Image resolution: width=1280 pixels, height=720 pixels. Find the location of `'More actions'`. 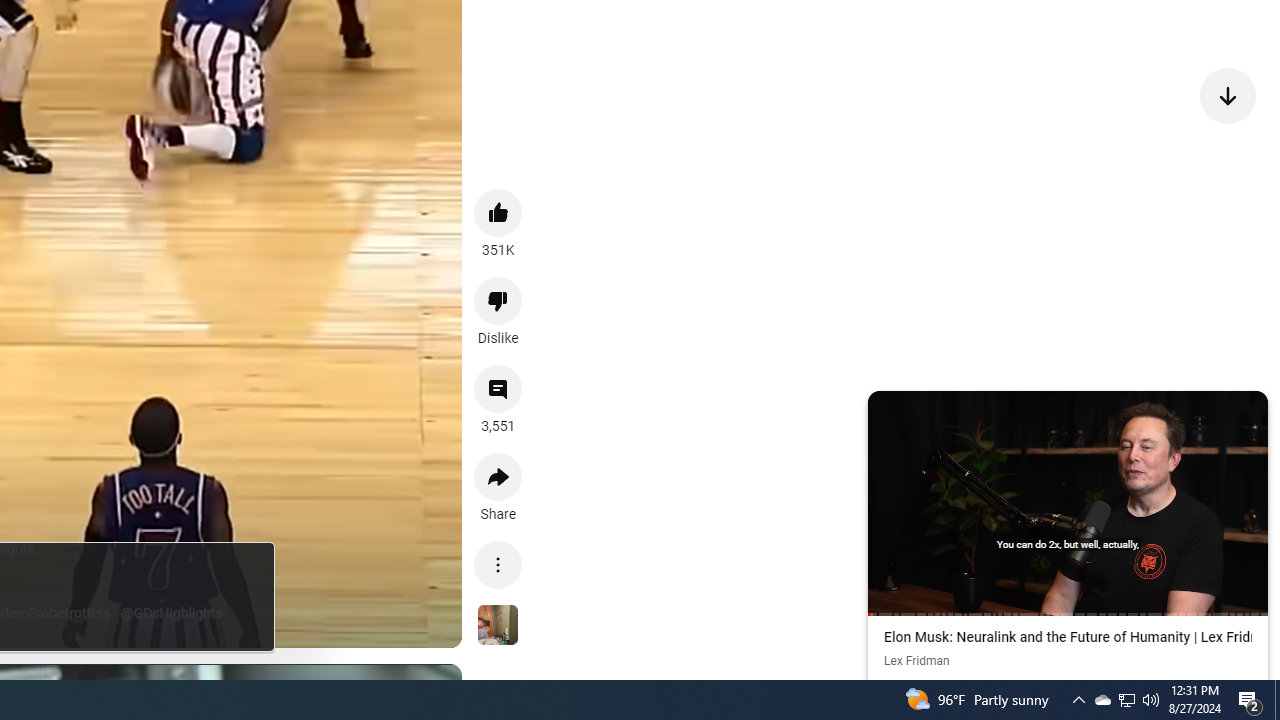

'More actions' is located at coordinates (498, 564).